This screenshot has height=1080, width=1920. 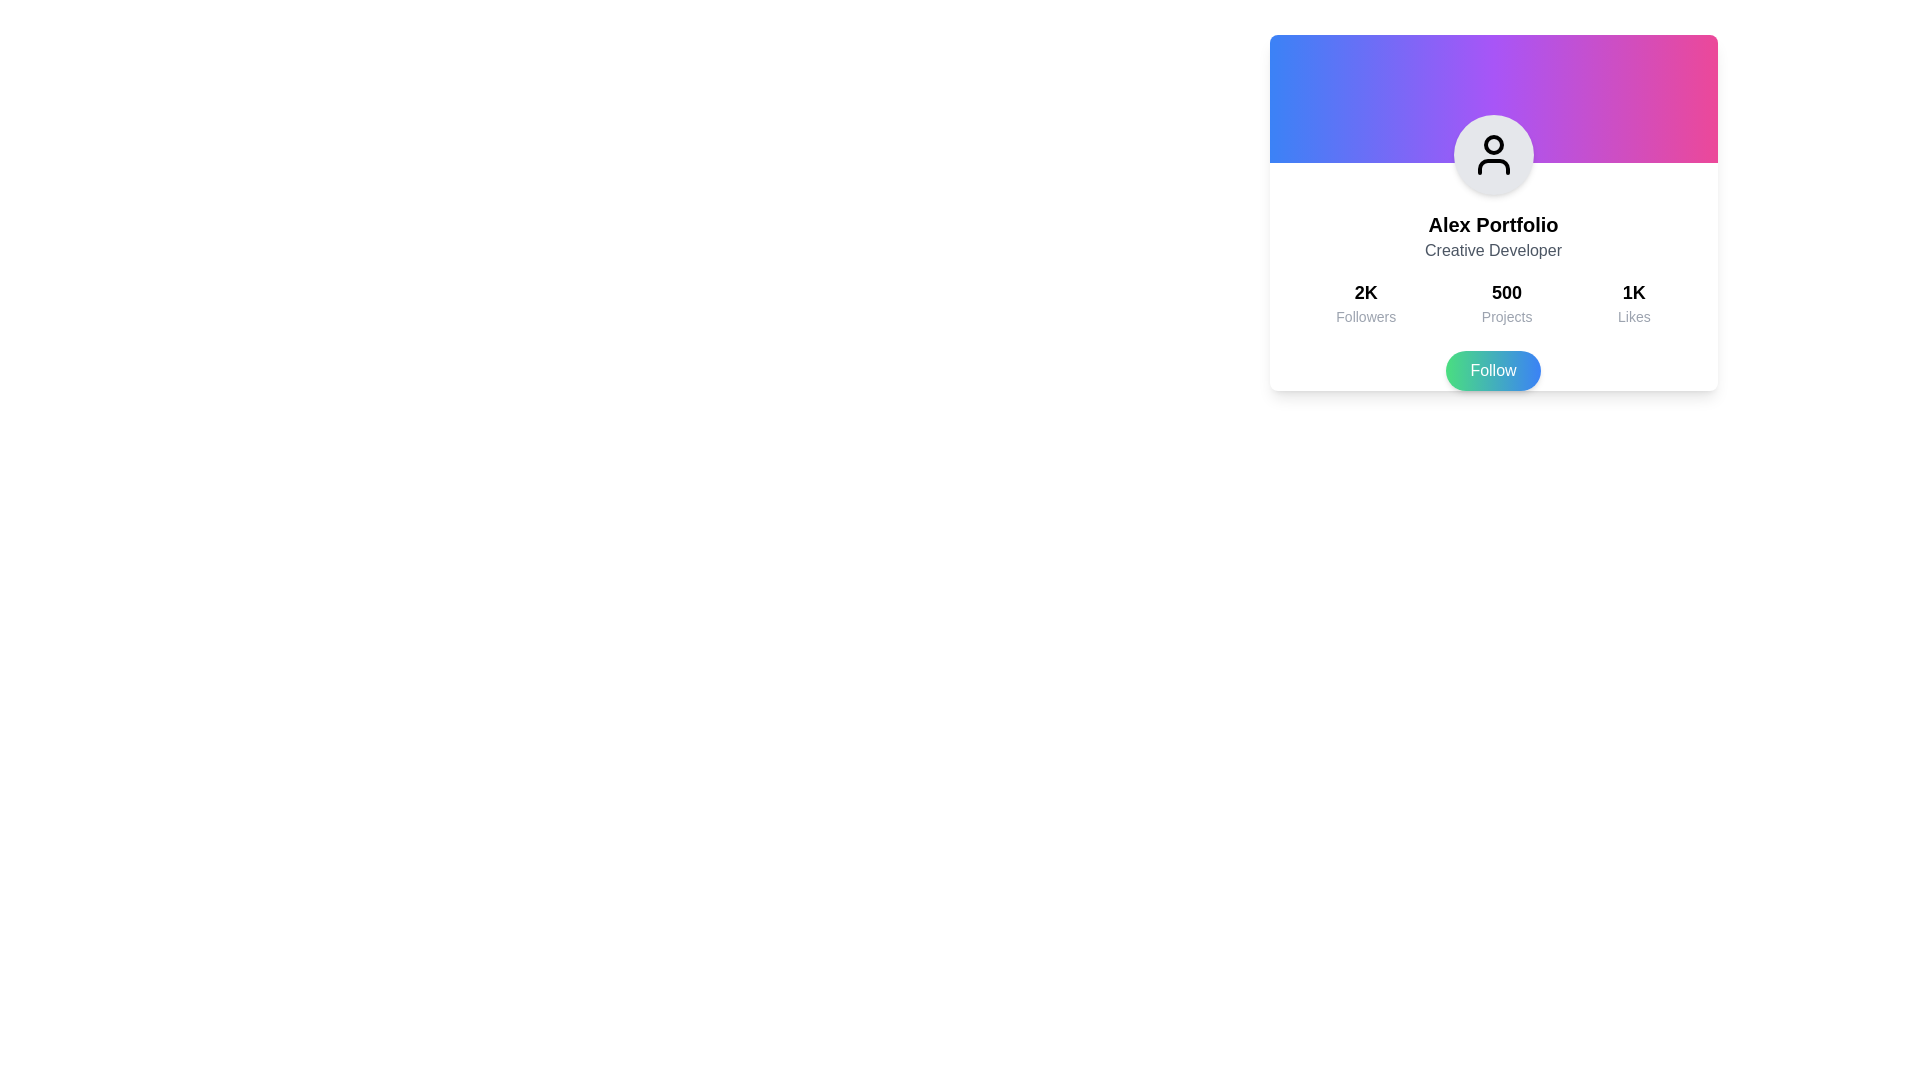 What do you see at coordinates (1493, 153) in the screenshot?
I see `the Decorative icon, which is a circular icon with a user profile symbol, located at the top center of the card component labeled 'Alex Portfolio'` at bounding box center [1493, 153].